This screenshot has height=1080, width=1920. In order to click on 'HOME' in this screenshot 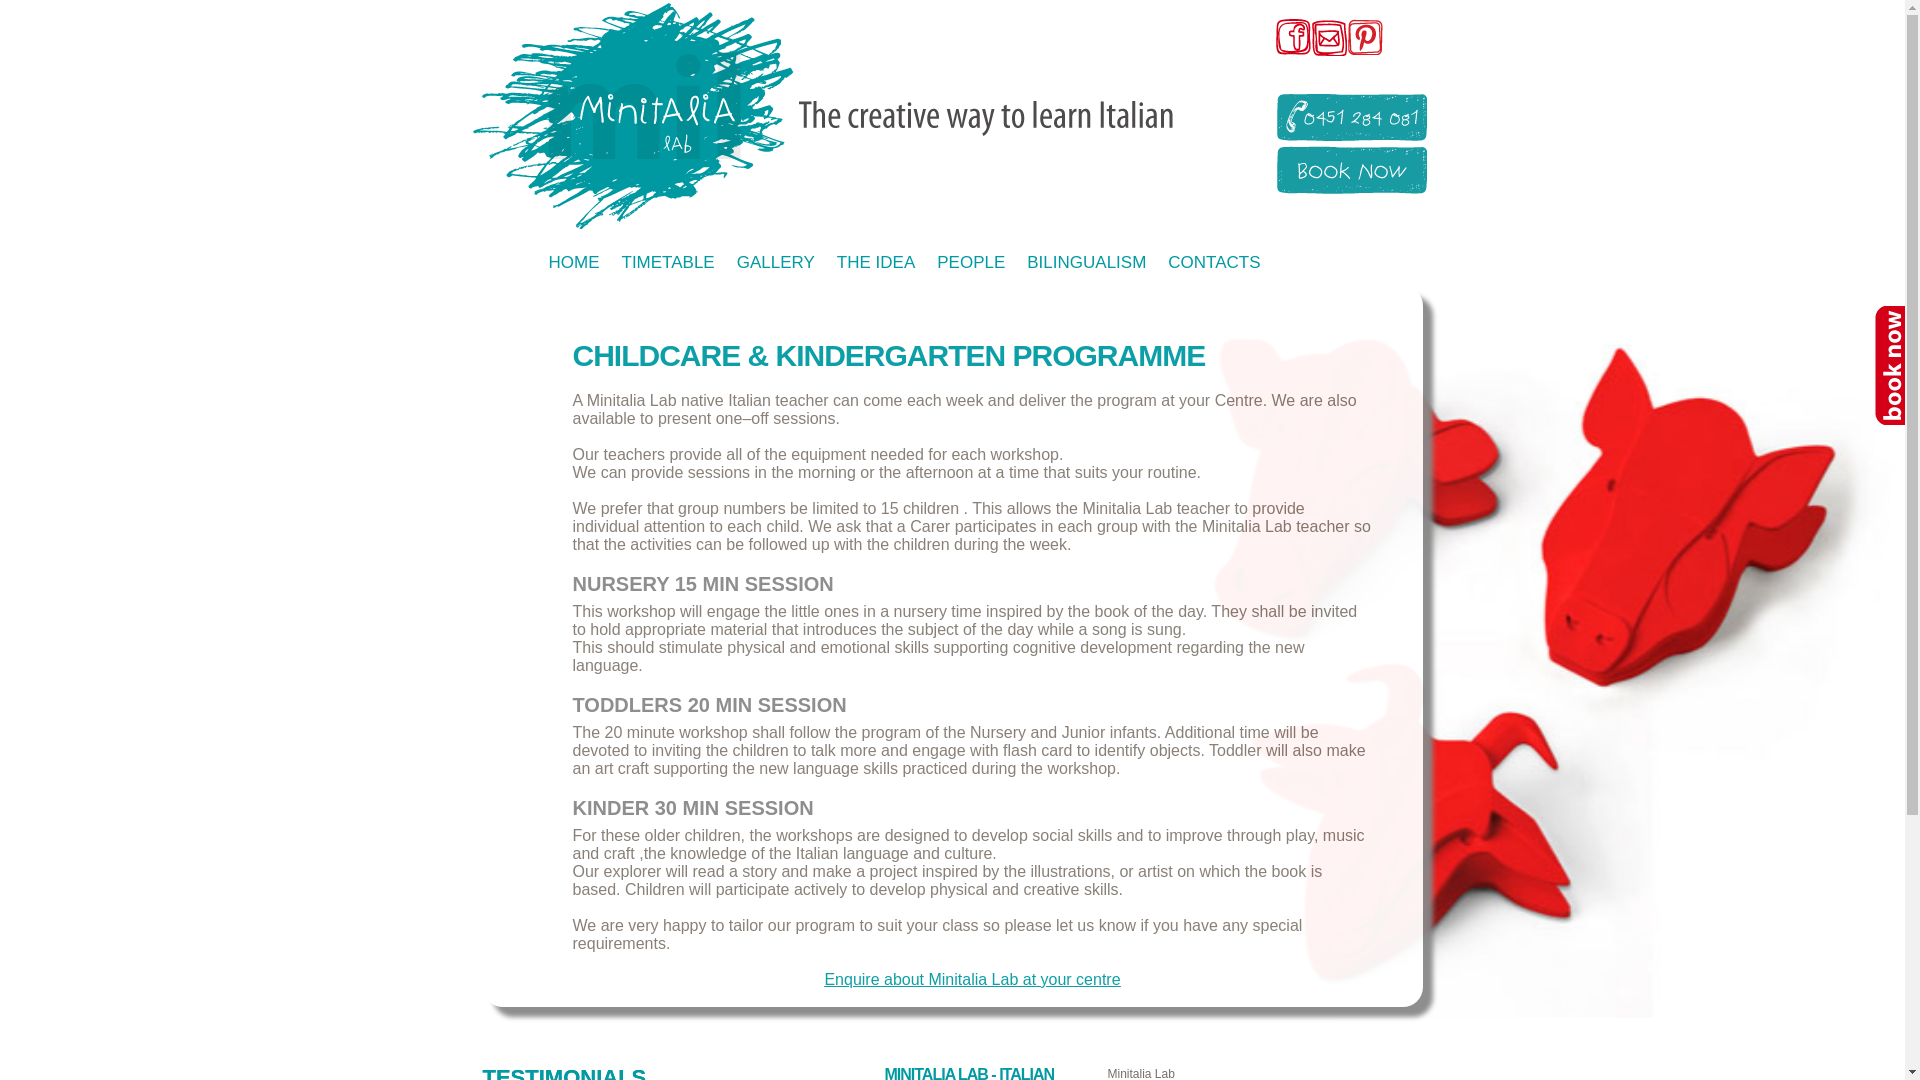, I will do `click(572, 261)`.